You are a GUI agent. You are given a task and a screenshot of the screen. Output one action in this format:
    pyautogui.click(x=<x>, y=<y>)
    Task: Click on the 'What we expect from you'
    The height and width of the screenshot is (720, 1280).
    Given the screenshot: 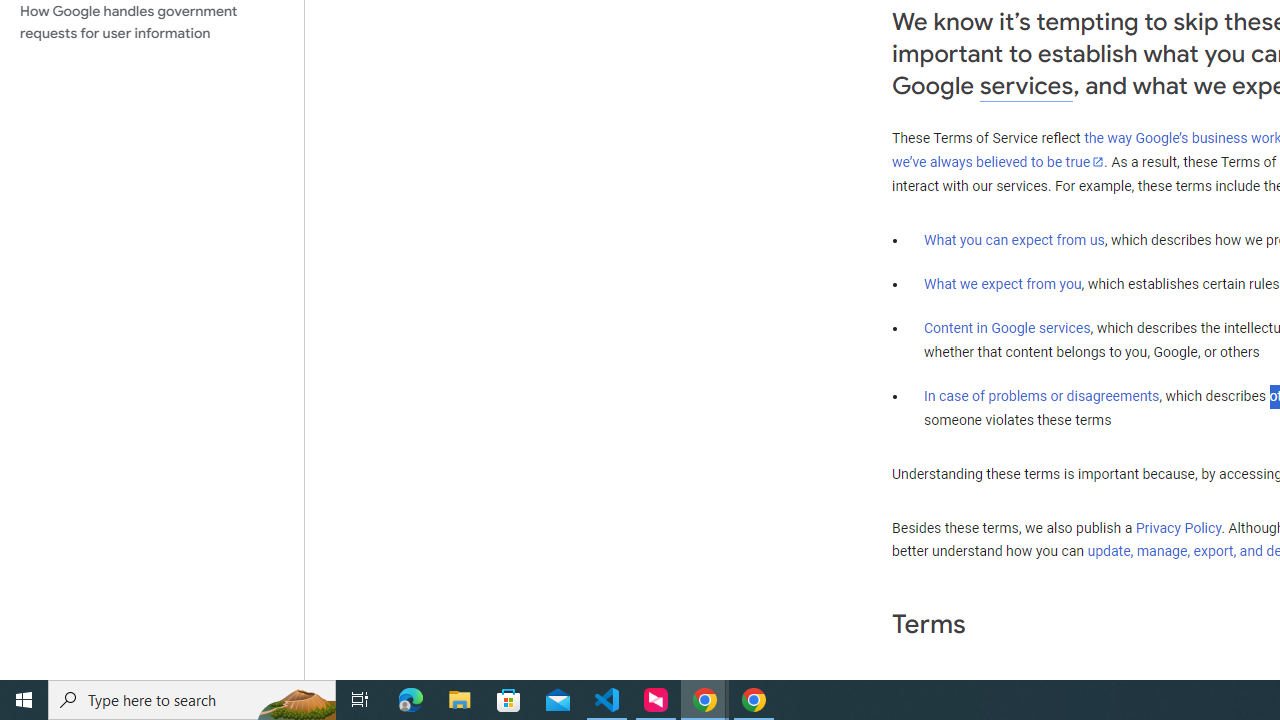 What is the action you would take?
    pyautogui.click(x=1002, y=284)
    